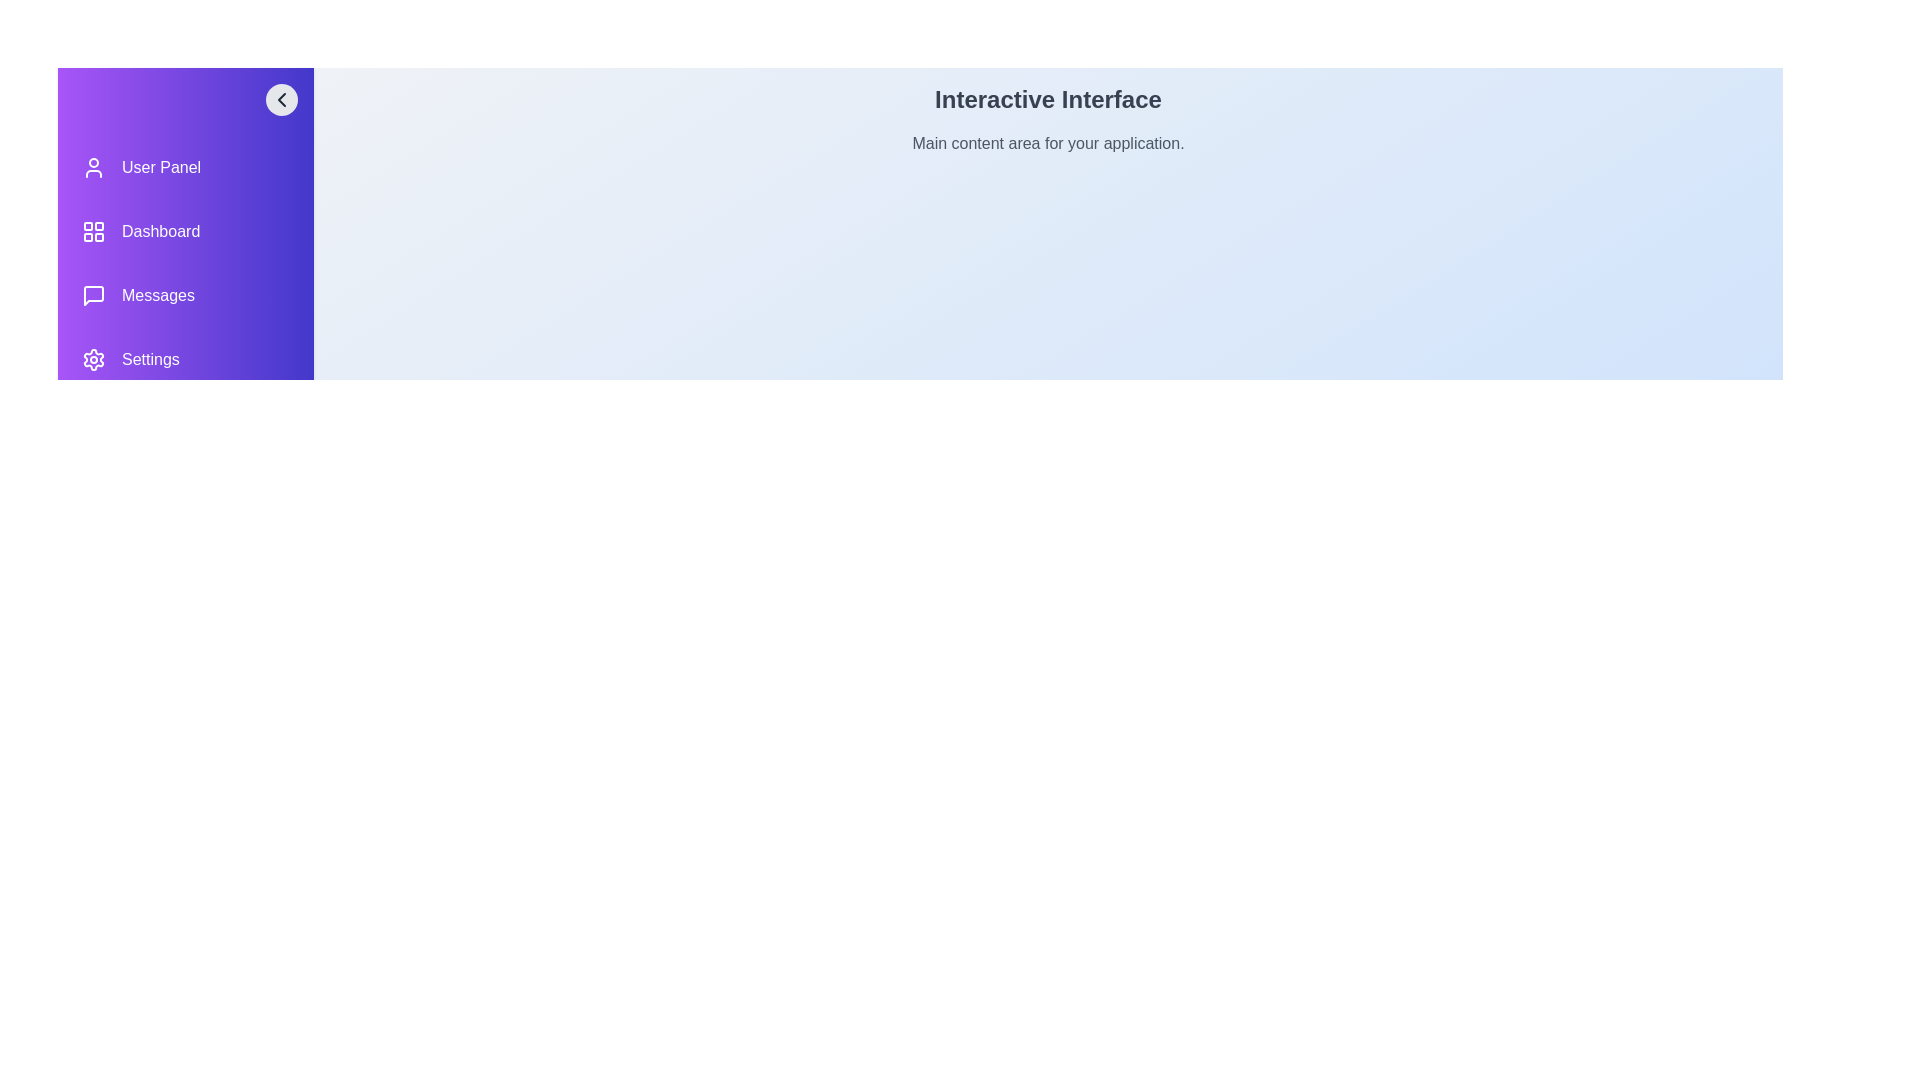 The height and width of the screenshot is (1080, 1920). Describe the element at coordinates (186, 296) in the screenshot. I see `the menu item labeled Messages to navigate to its associated section` at that location.